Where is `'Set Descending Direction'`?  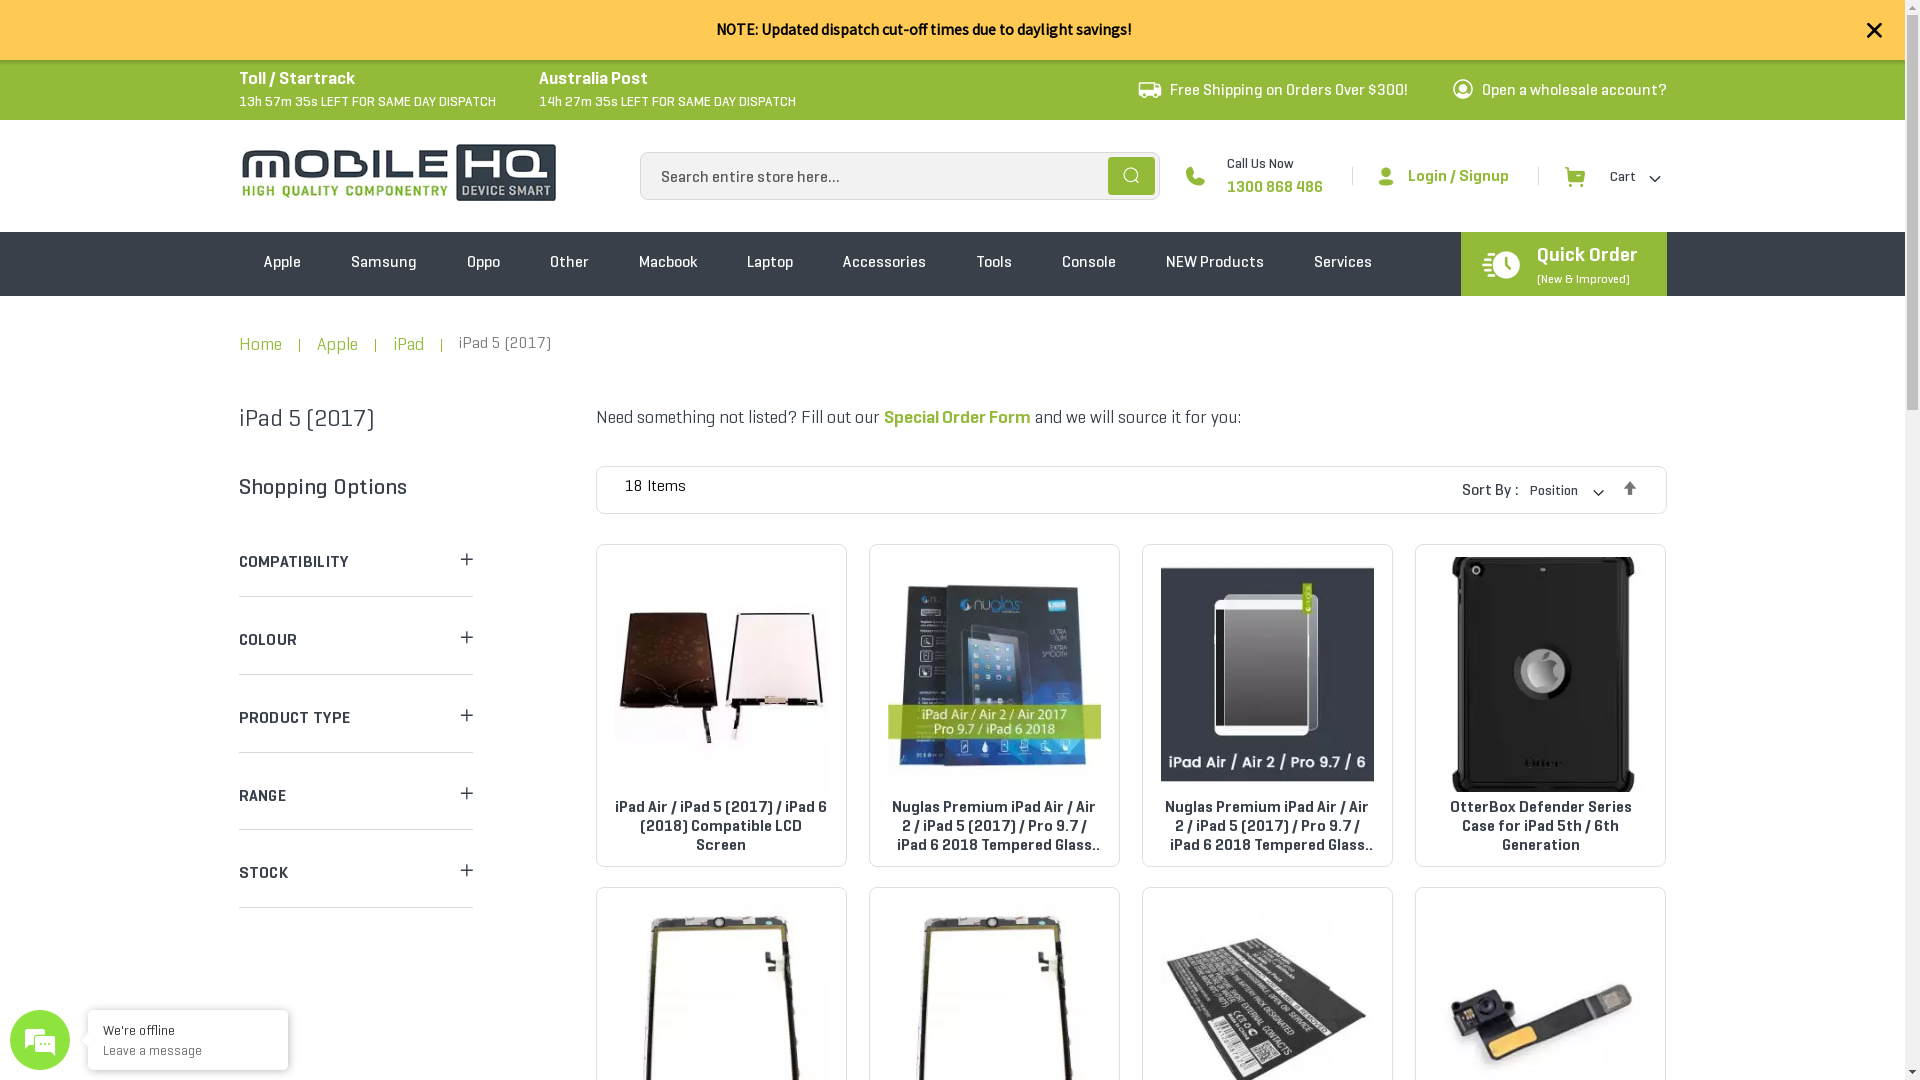
'Set Descending Direction' is located at coordinates (1630, 488).